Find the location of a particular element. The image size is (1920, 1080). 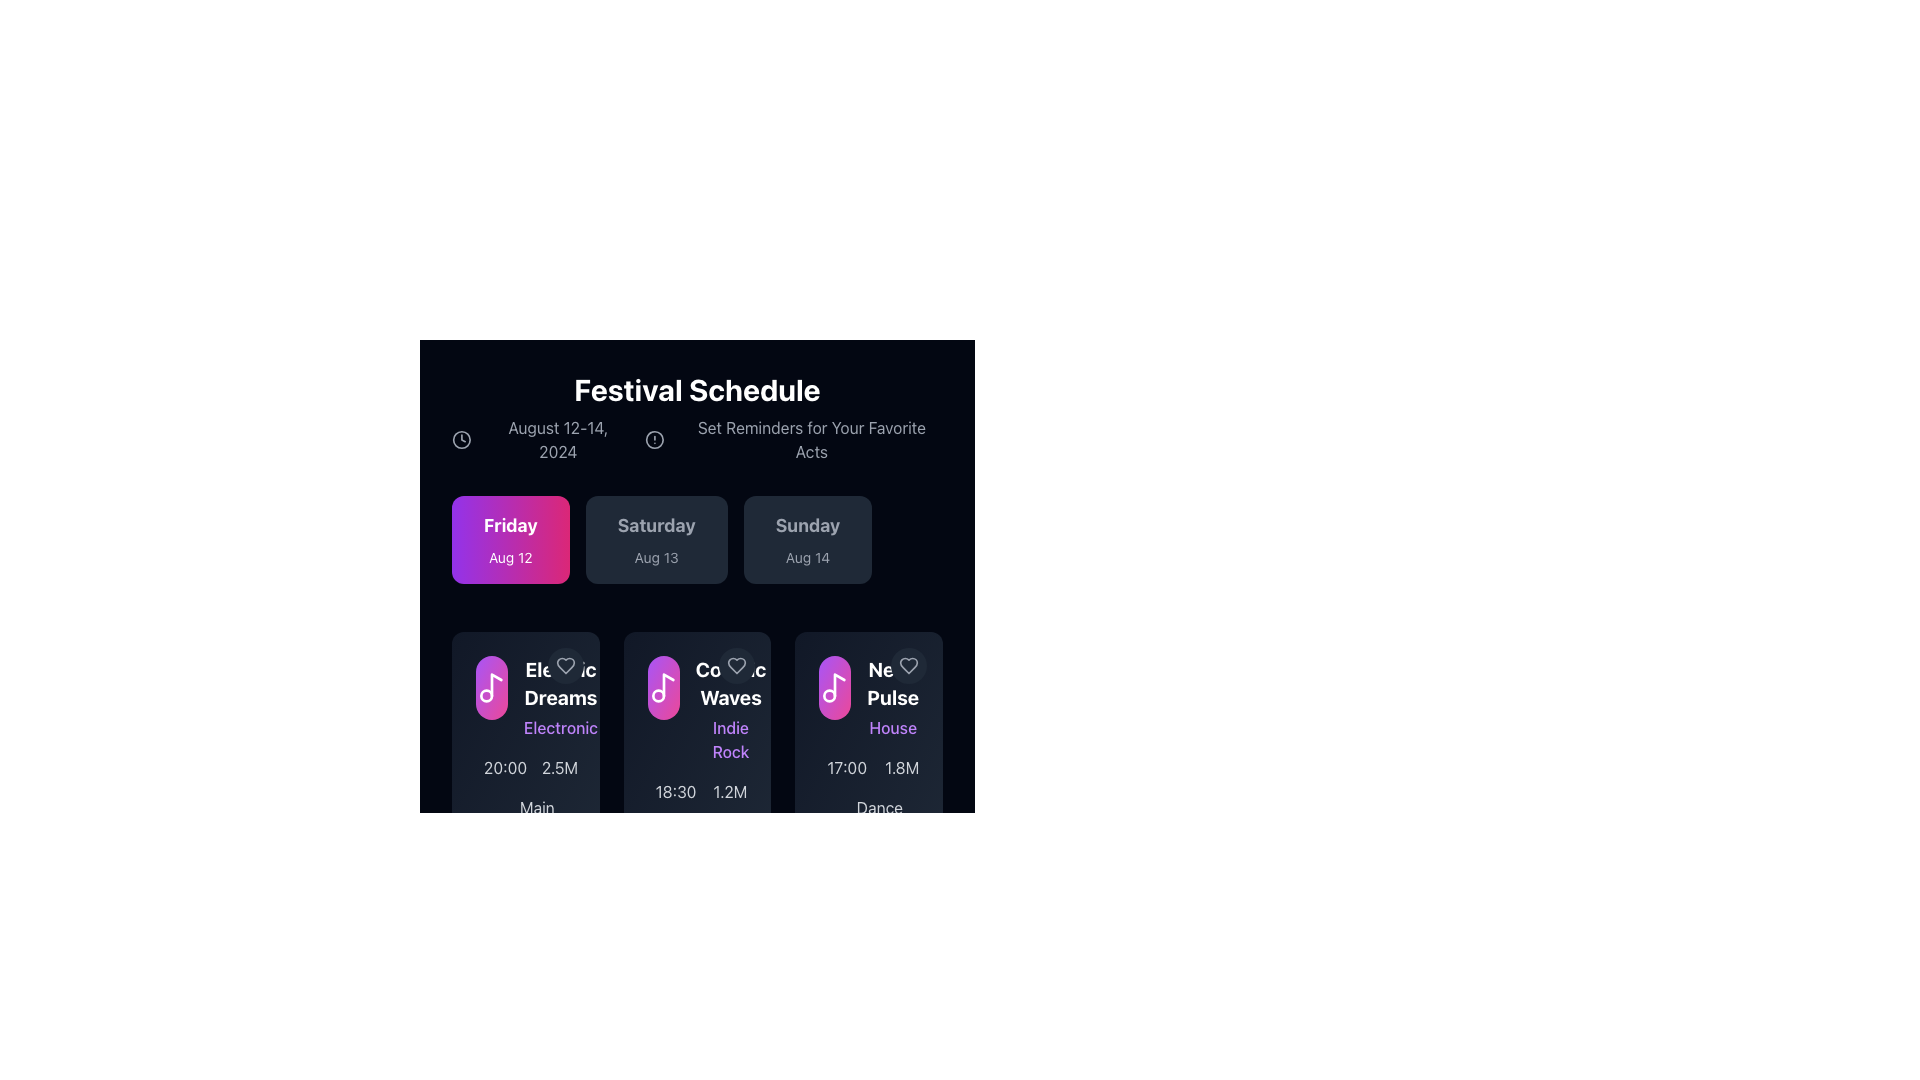

the text label displaying 'Sunday', which is bold, large, and gray, located in the third box of three date-related boxes, positioned horizontally with 'Friday' and 'Saturday' to its left is located at coordinates (807, 524).